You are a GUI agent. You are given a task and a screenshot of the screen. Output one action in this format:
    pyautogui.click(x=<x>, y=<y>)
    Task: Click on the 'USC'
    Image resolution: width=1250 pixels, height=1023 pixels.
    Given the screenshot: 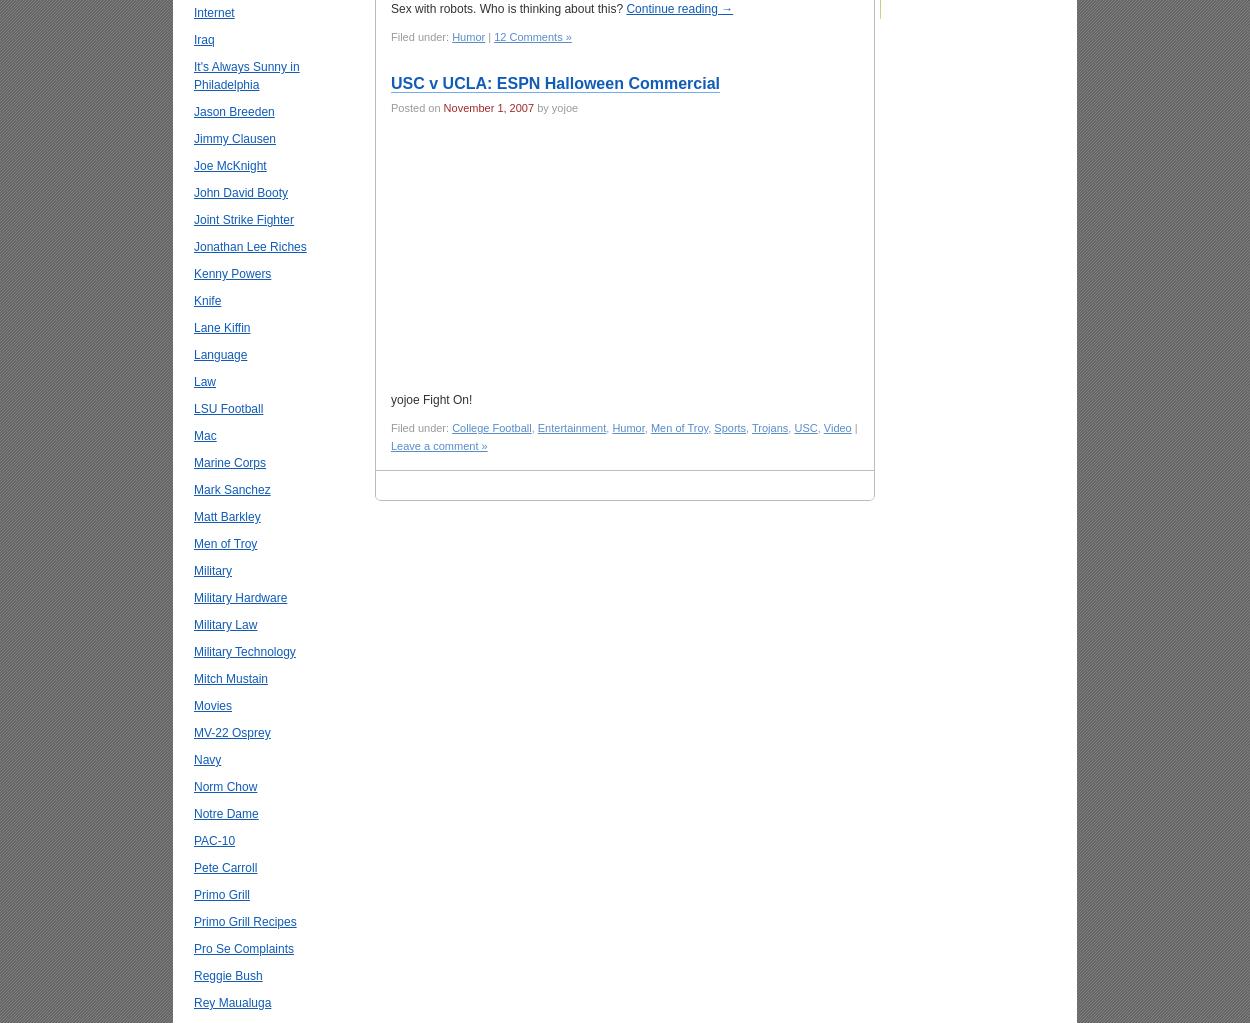 What is the action you would take?
    pyautogui.click(x=794, y=428)
    